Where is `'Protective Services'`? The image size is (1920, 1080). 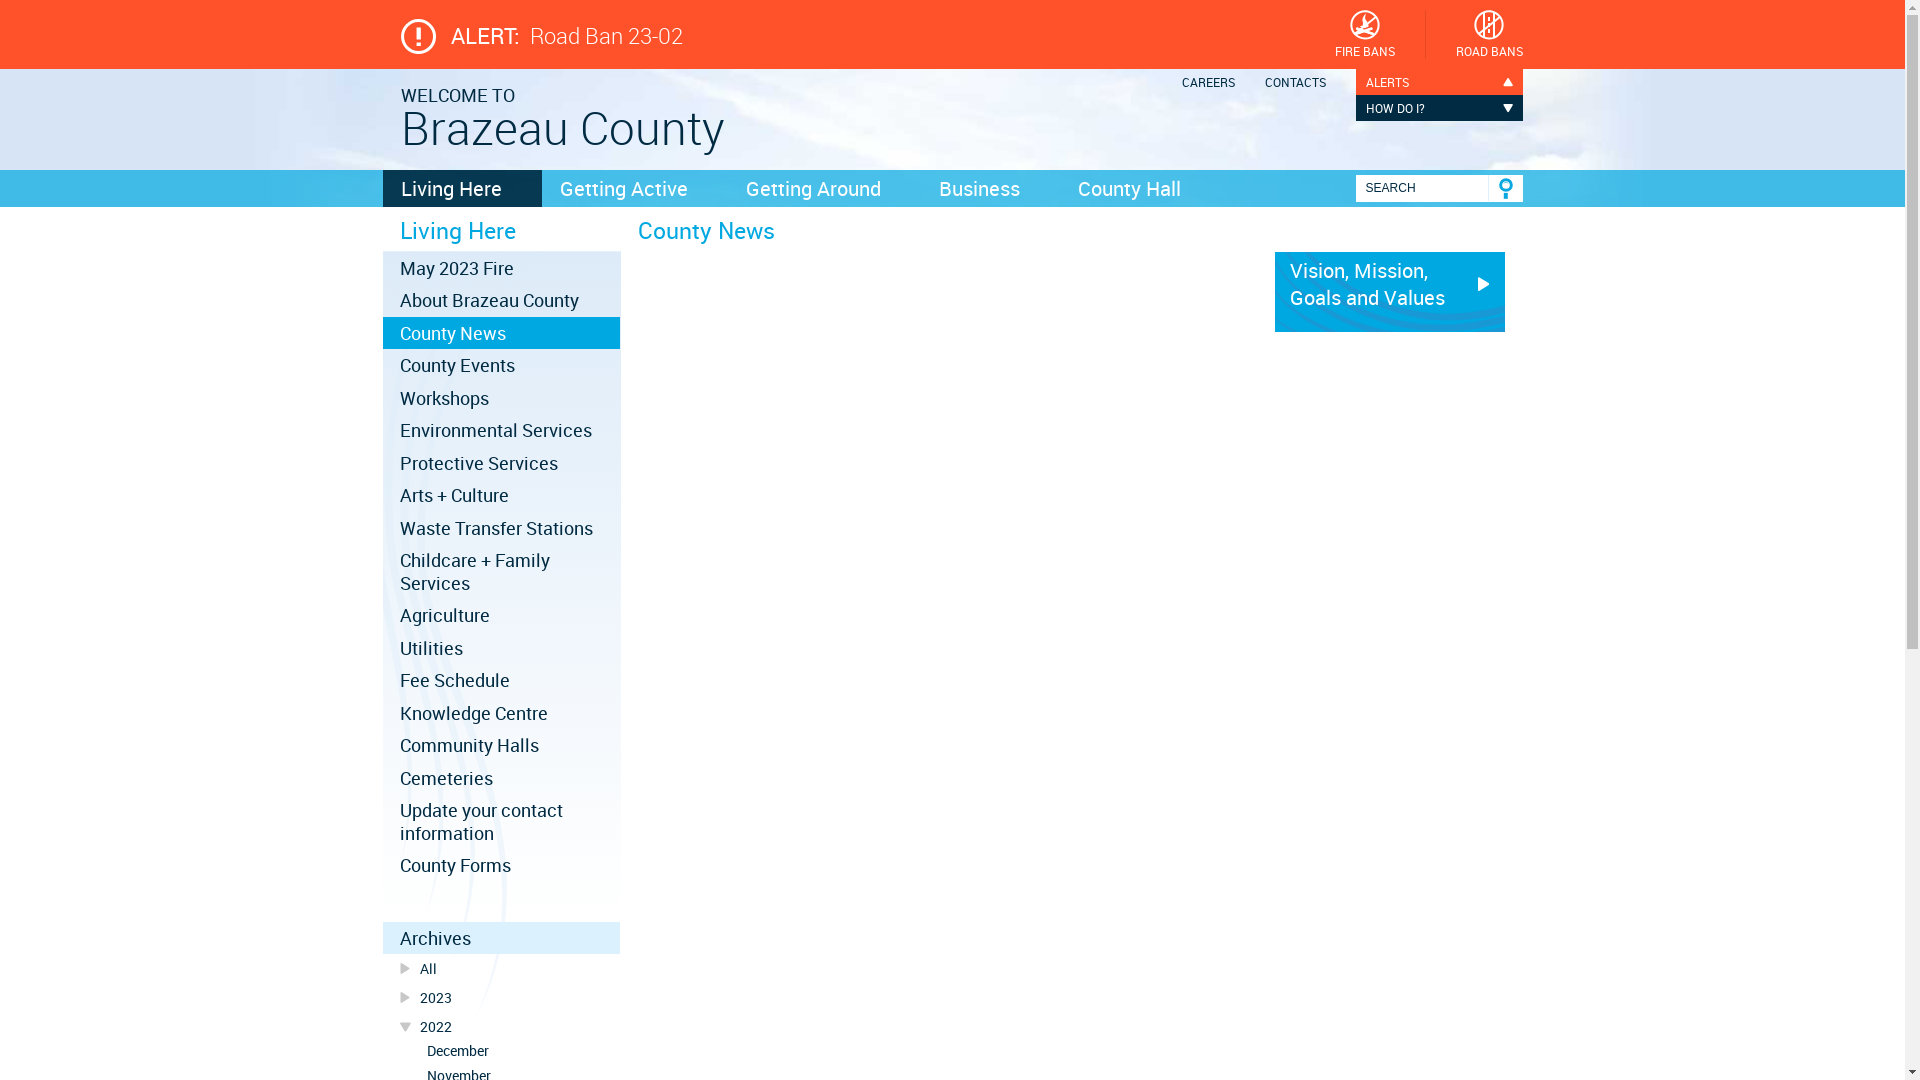
'Protective Services' is located at coordinates (500, 462).